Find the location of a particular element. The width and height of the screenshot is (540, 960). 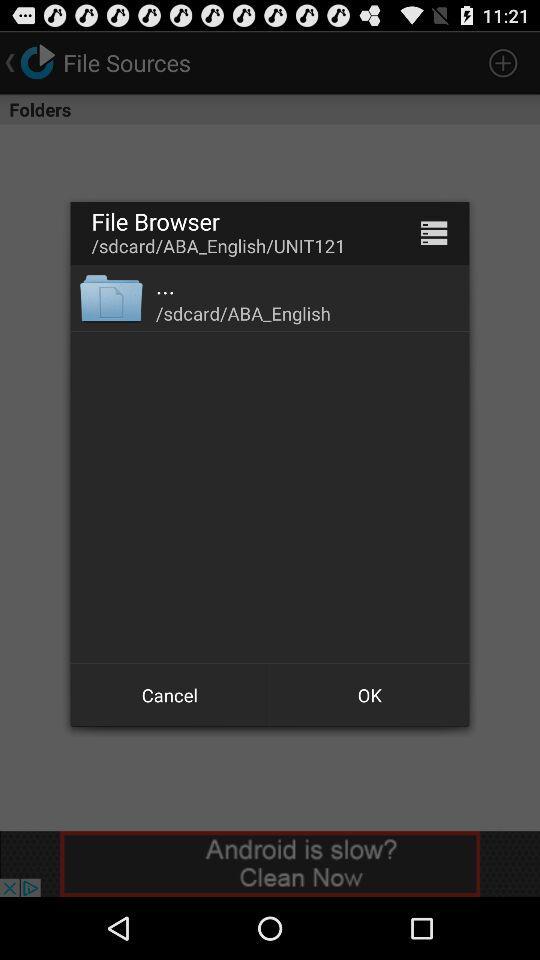

more options is located at coordinates (433, 233).